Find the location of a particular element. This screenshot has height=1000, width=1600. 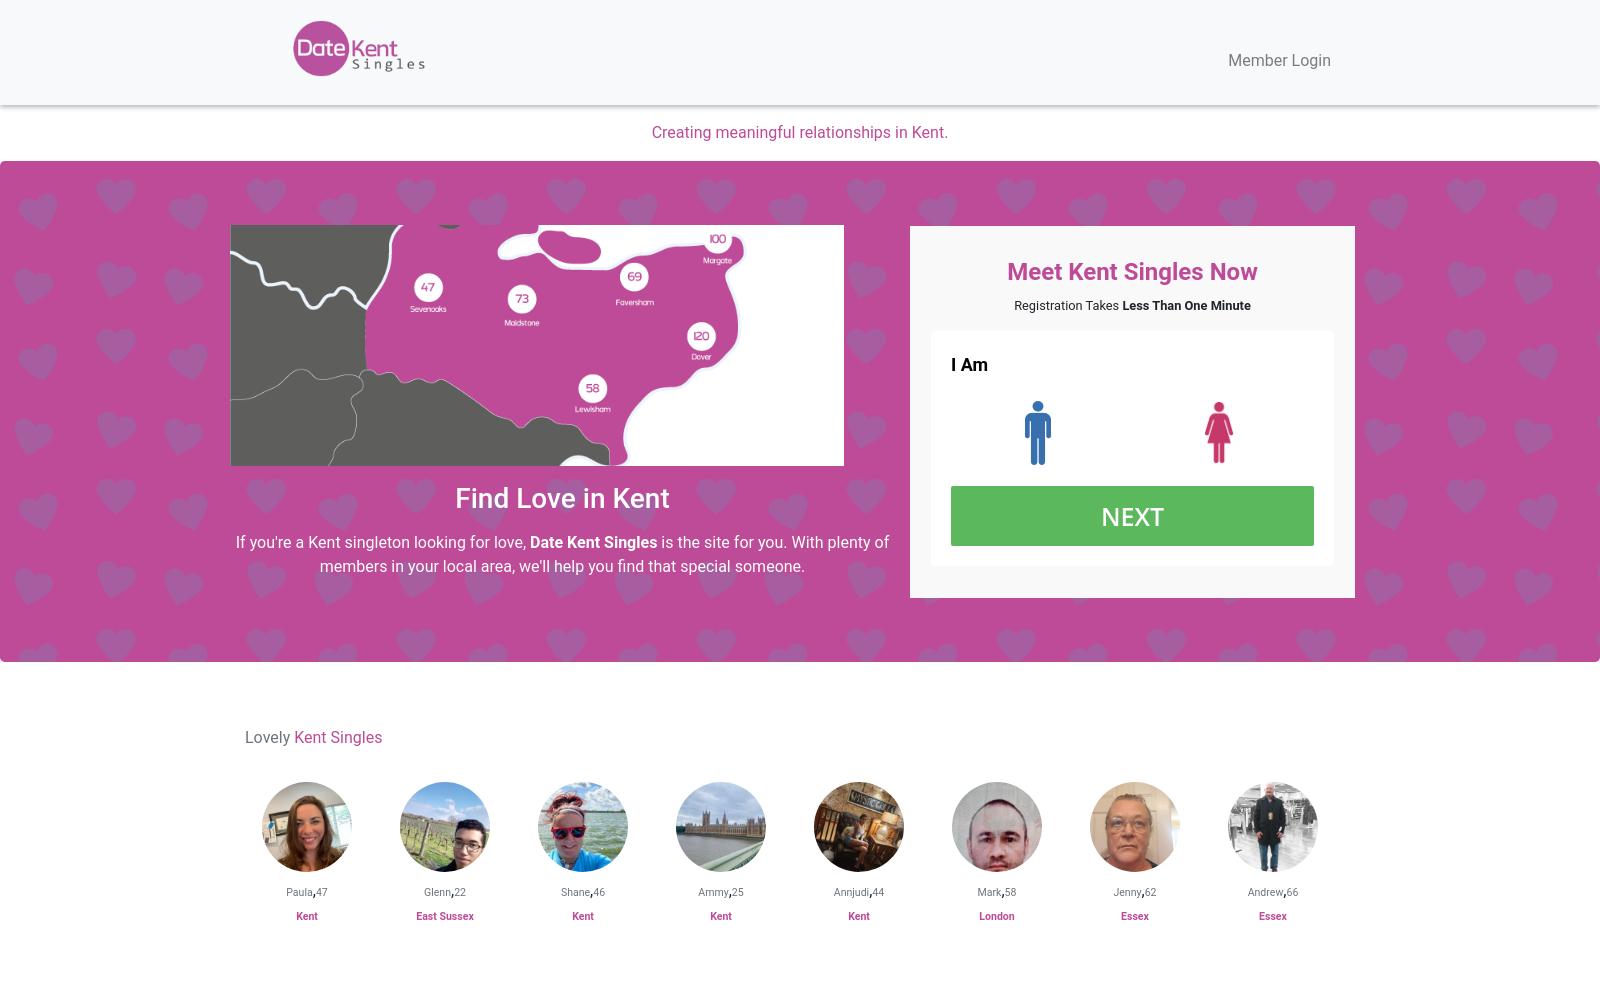

'Meet Kent Singles Now' is located at coordinates (1007, 271).